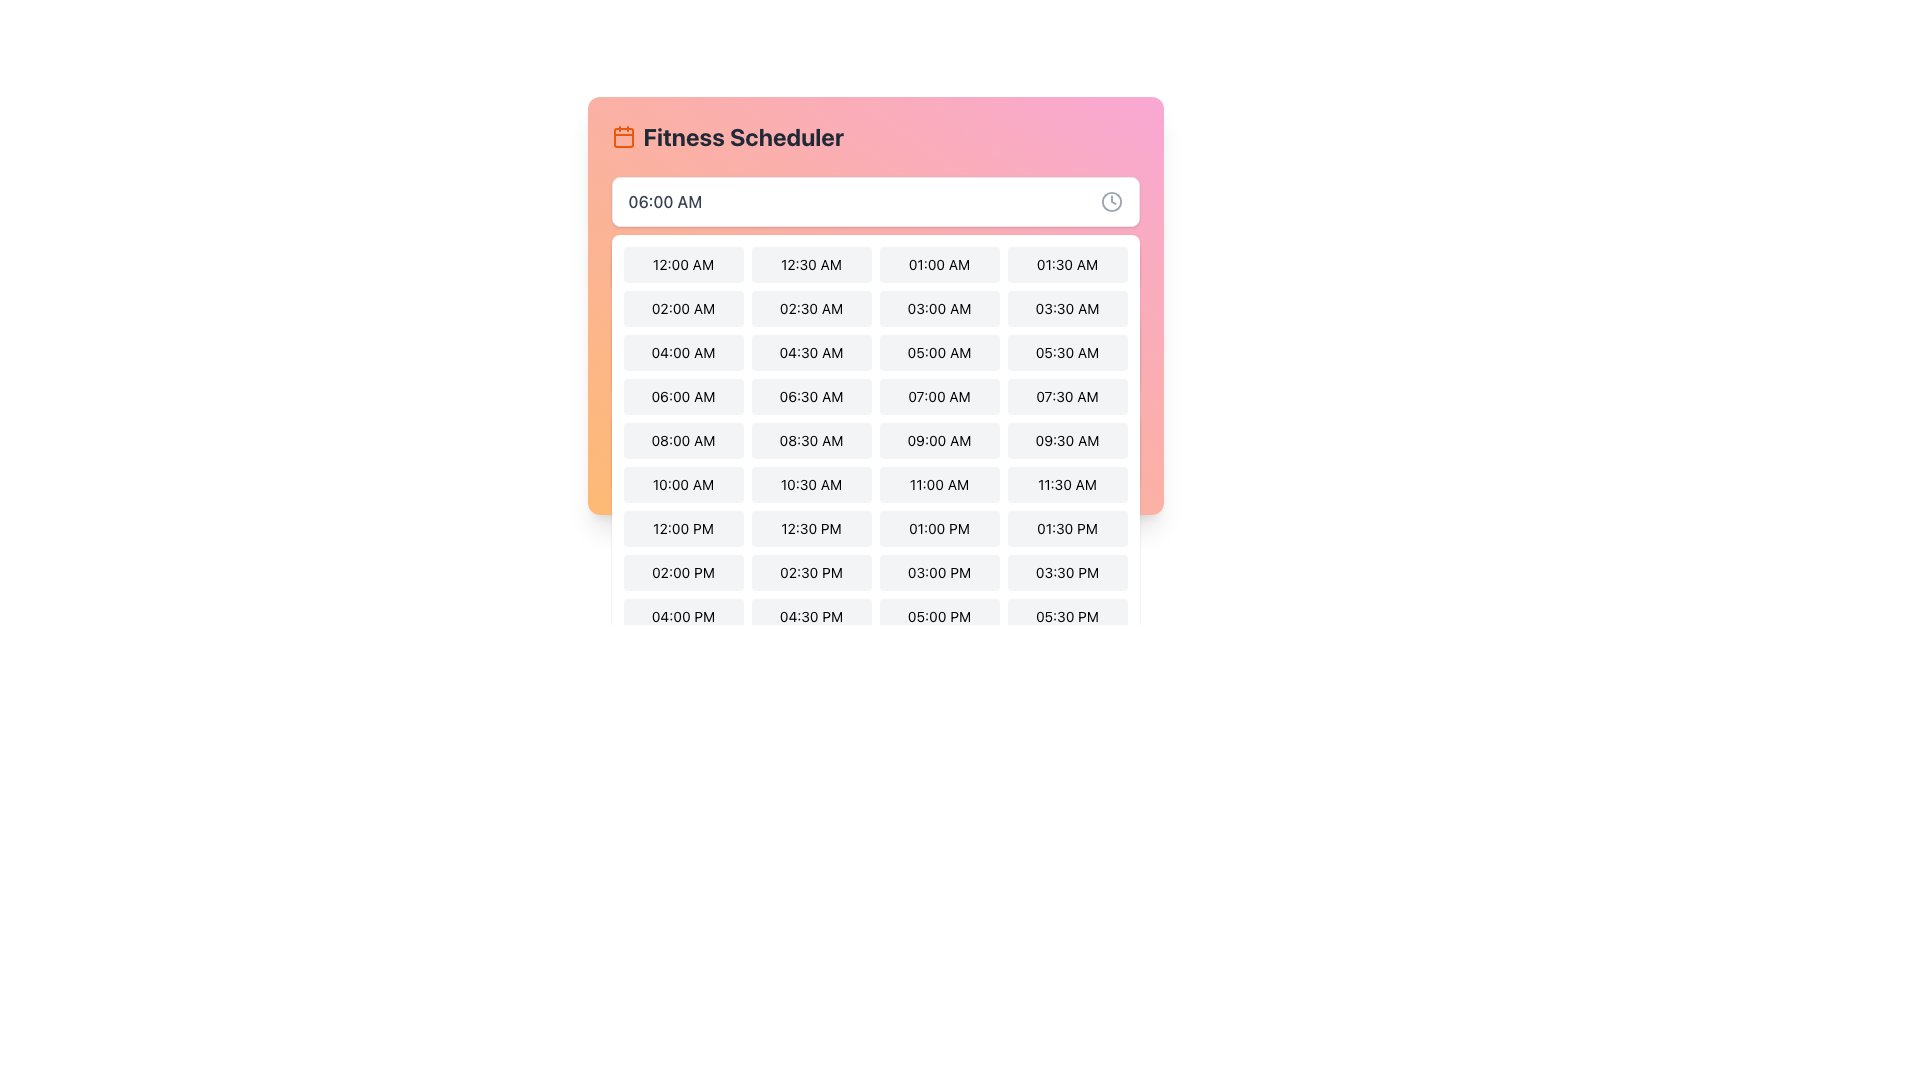  I want to click on the selectable time slot button located in the second row and third column of the grid, so click(875, 353).